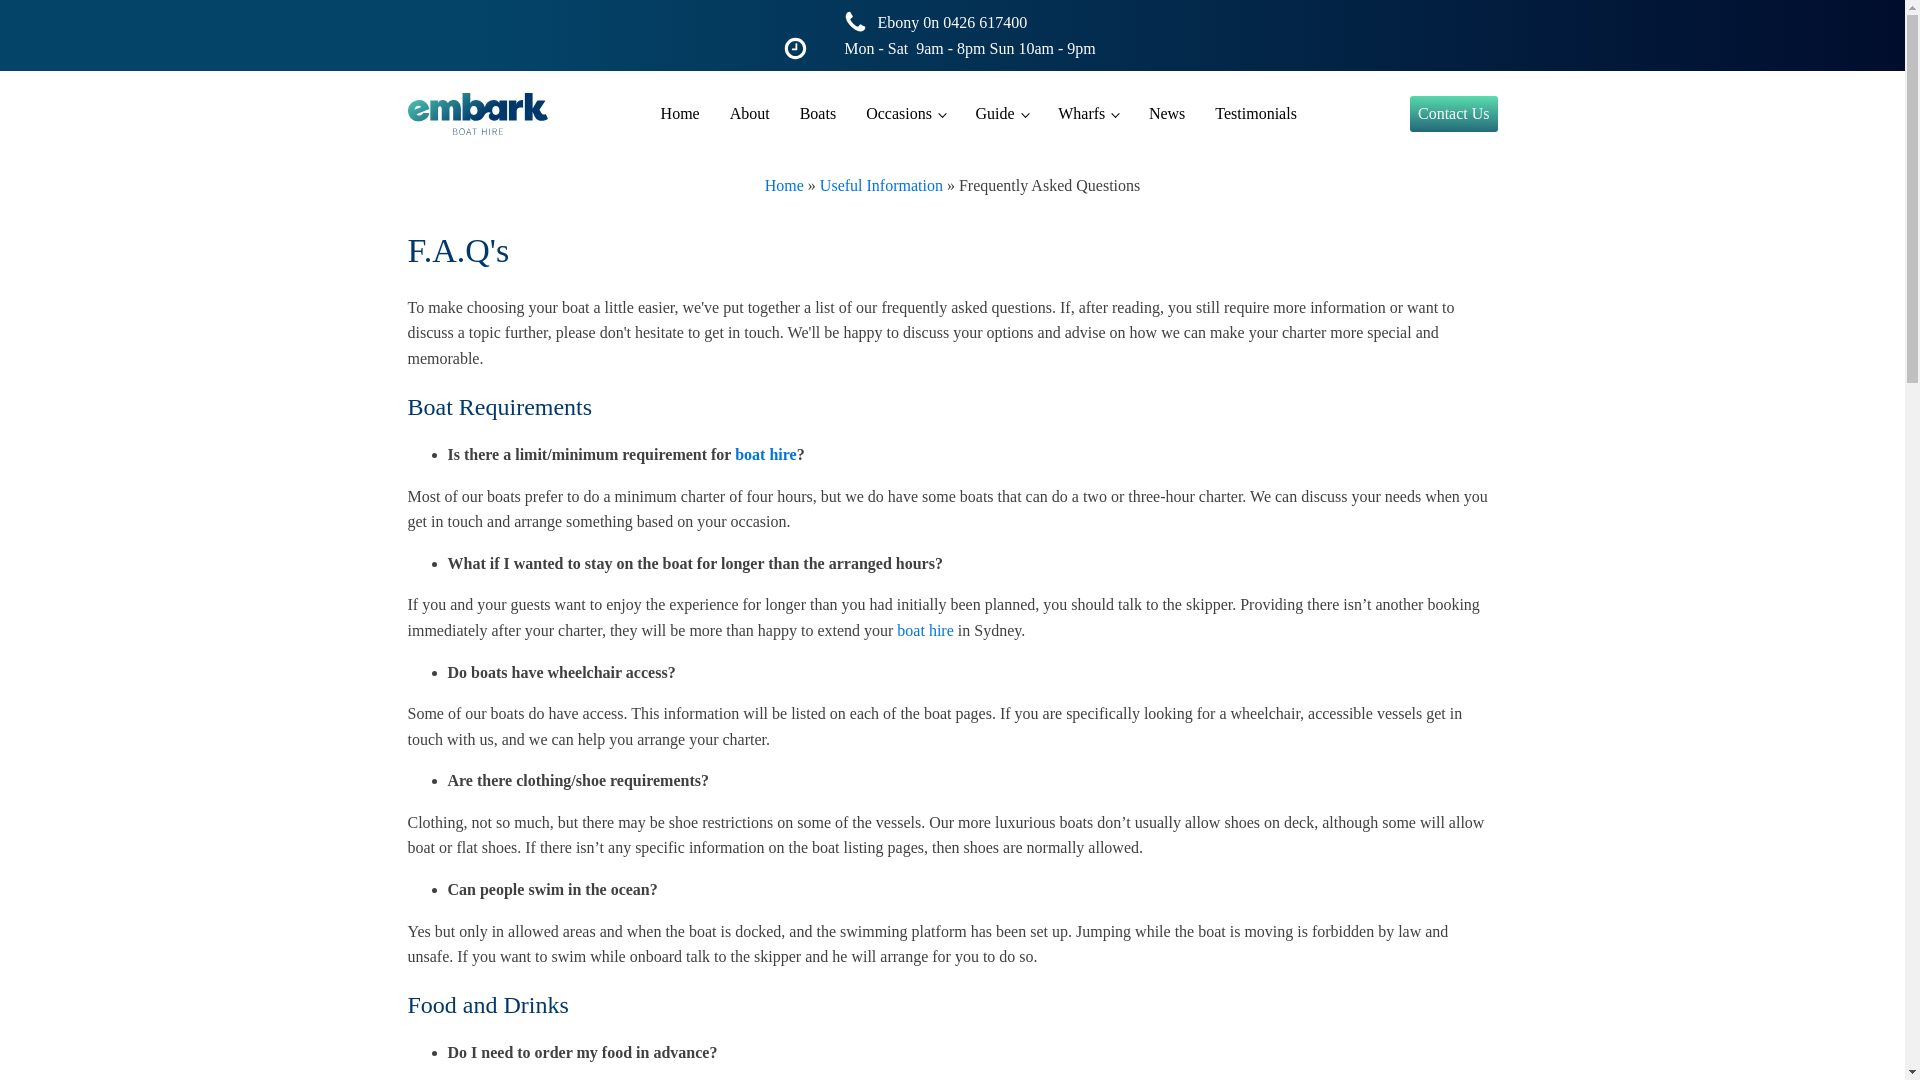 The width and height of the screenshot is (1920, 1080). What do you see at coordinates (1255, 114) in the screenshot?
I see `'Testimonials'` at bounding box center [1255, 114].